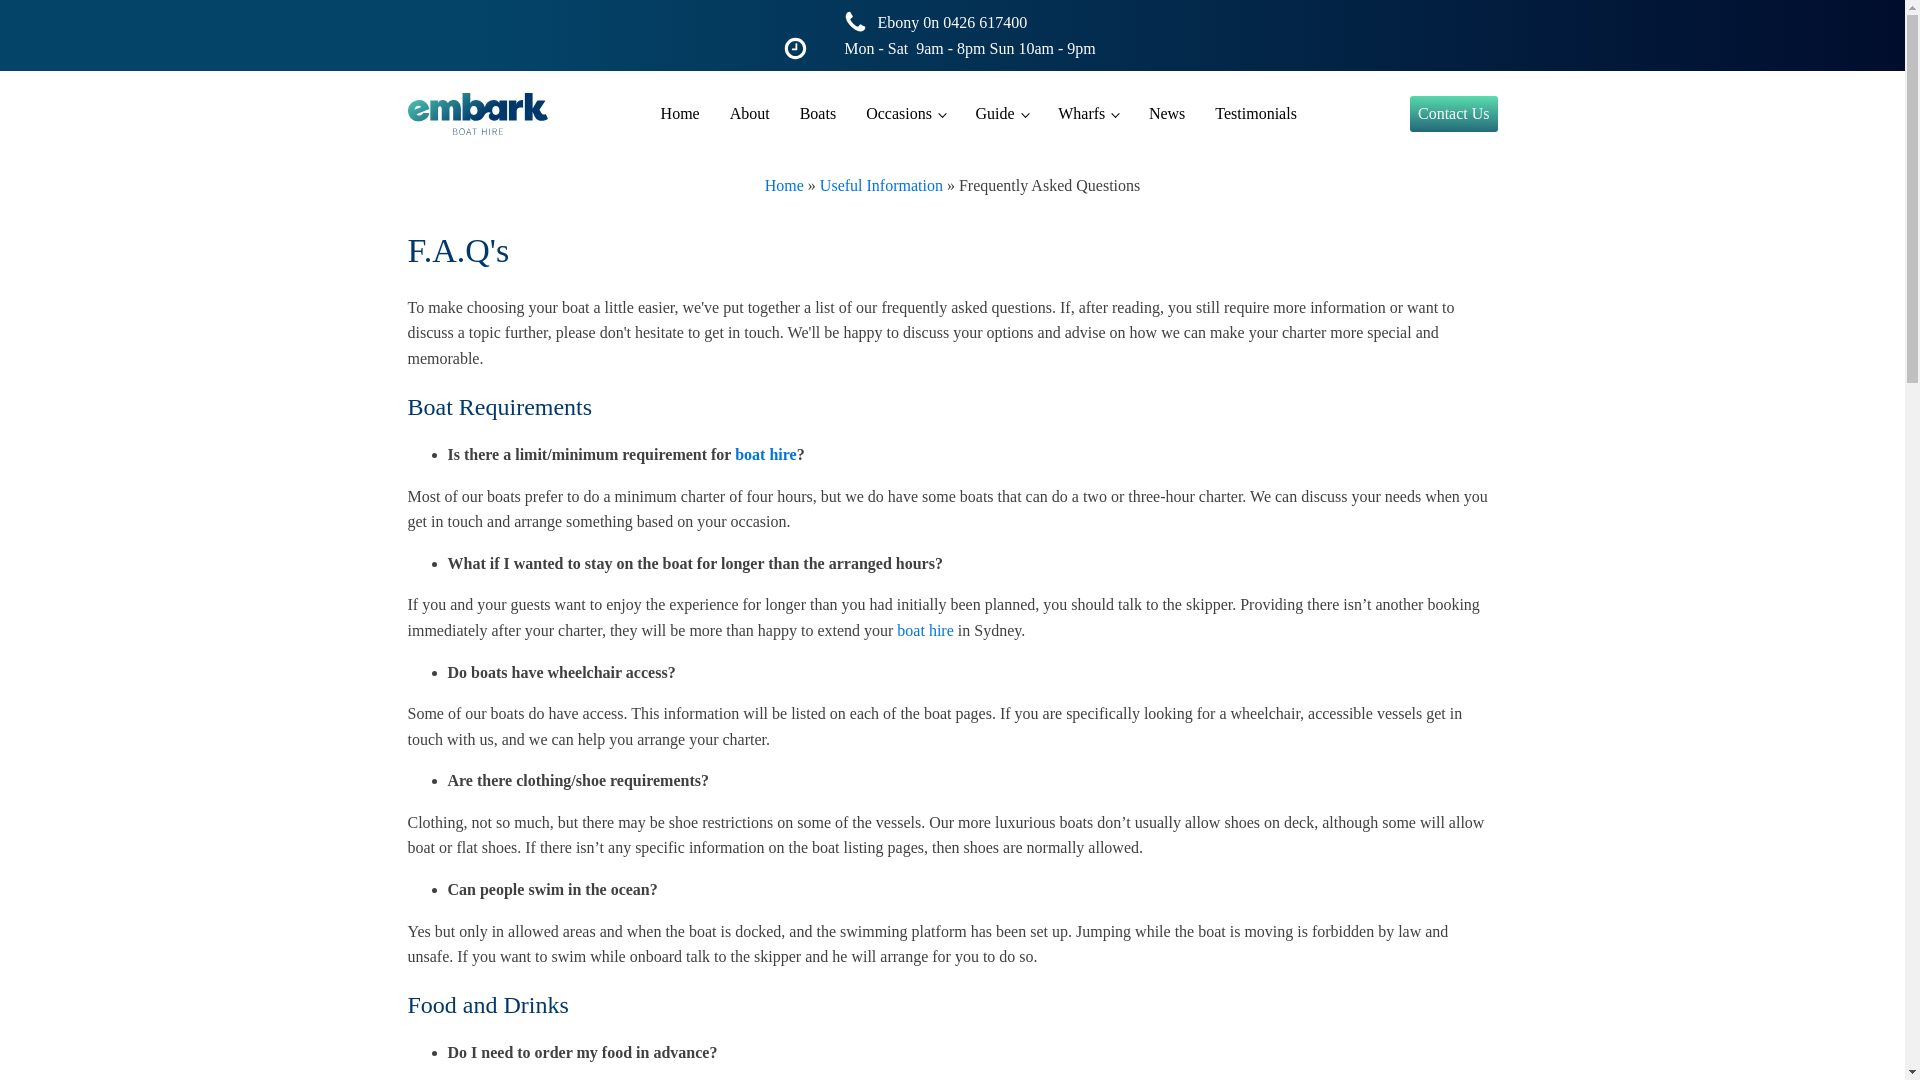 The width and height of the screenshot is (1920, 1080). What do you see at coordinates (1255, 114) in the screenshot?
I see `'Testimonials'` at bounding box center [1255, 114].